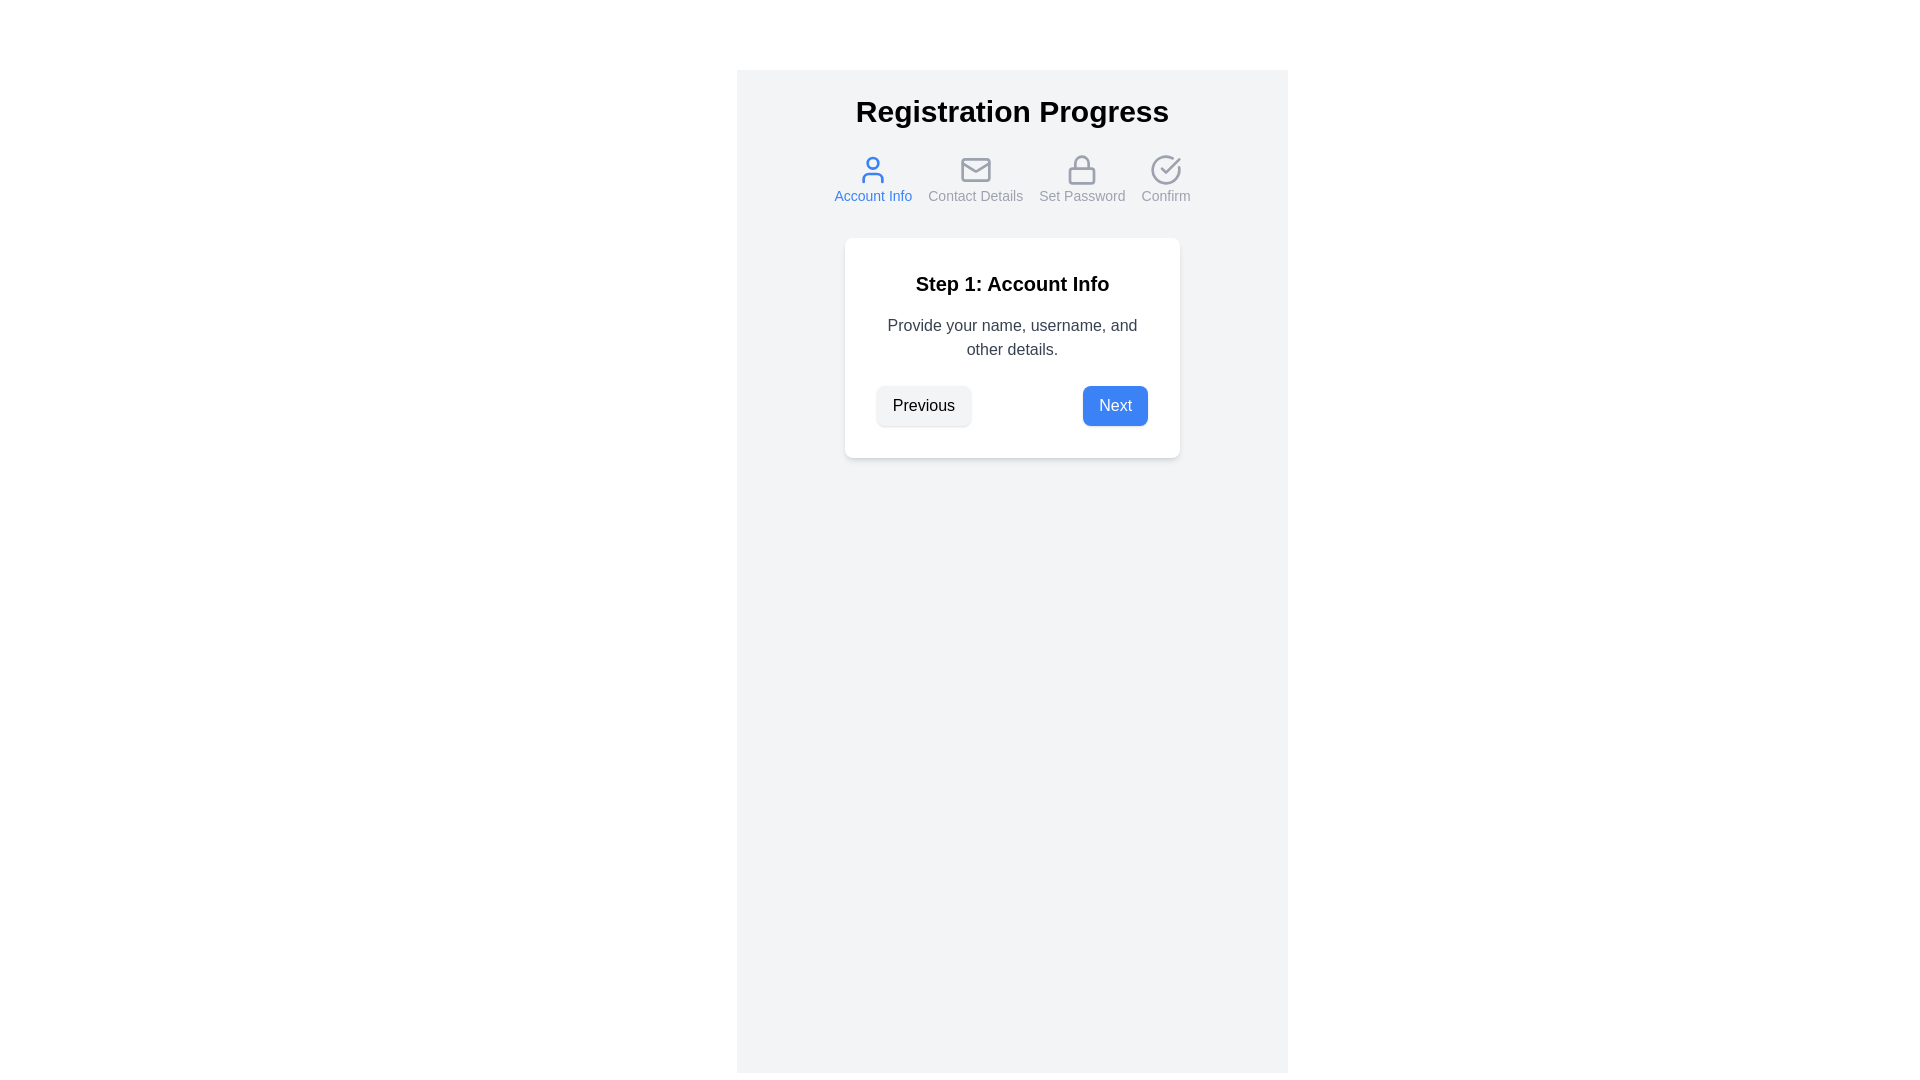 This screenshot has width=1920, height=1080. Describe the element at coordinates (1081, 168) in the screenshot. I see `the 'Set Password' icon, which is the third icon in a horizontal layout of icons for the account setup process` at that location.